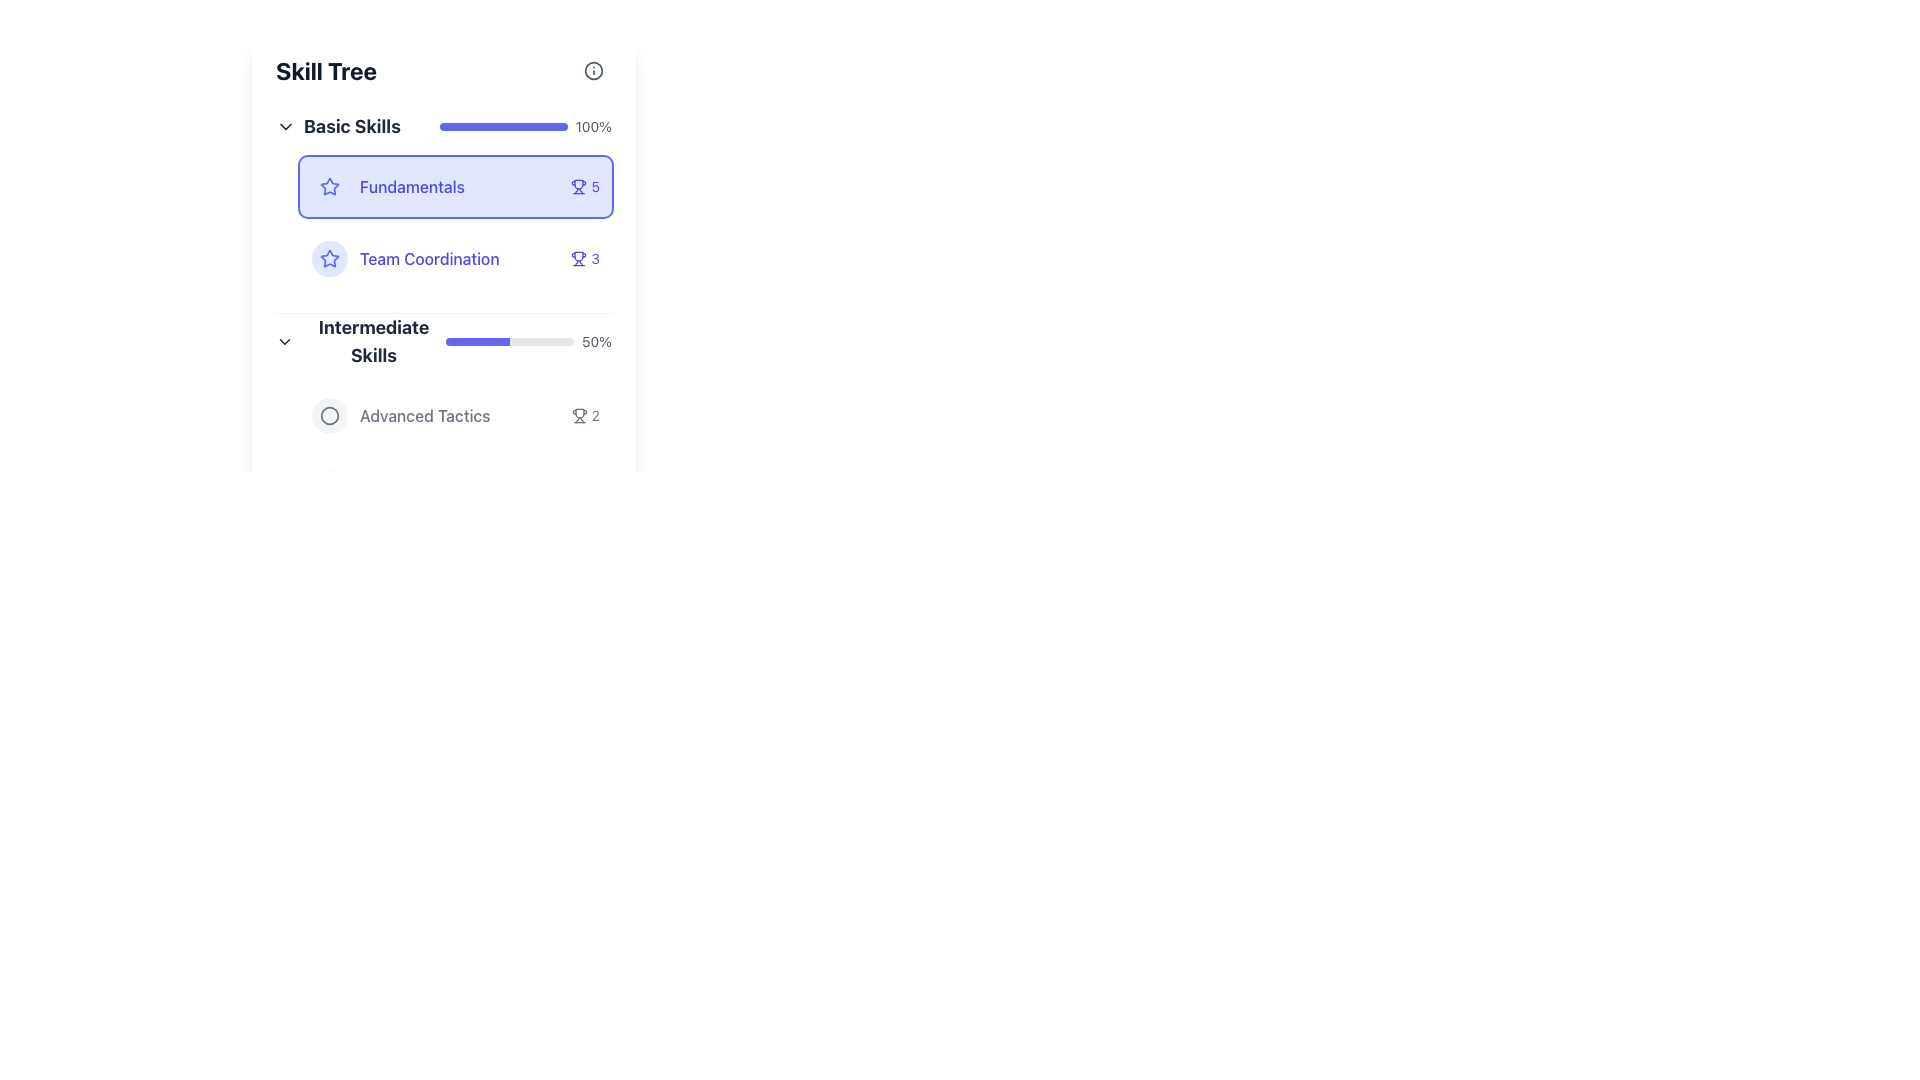 The width and height of the screenshot is (1920, 1080). What do you see at coordinates (360, 341) in the screenshot?
I see `the 'Intermediate Skills' button or interactive text header to change its text color` at bounding box center [360, 341].